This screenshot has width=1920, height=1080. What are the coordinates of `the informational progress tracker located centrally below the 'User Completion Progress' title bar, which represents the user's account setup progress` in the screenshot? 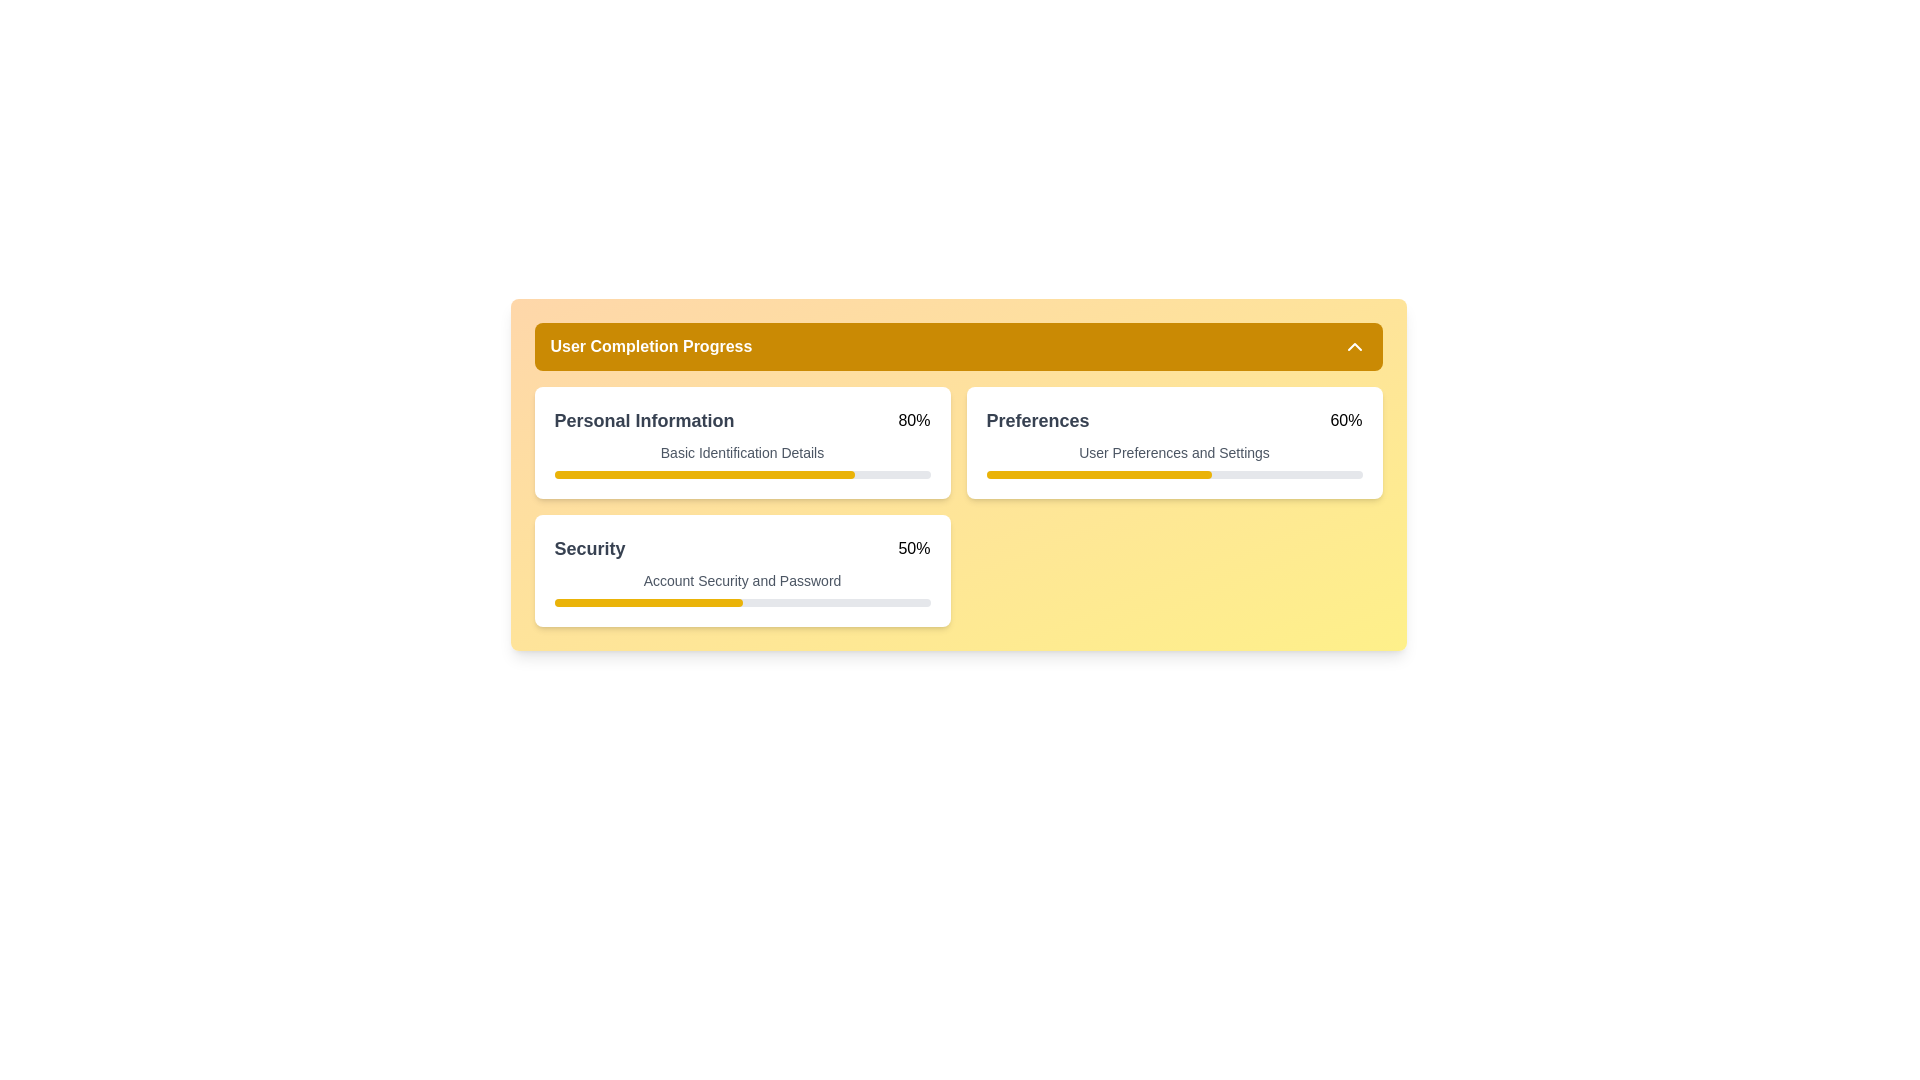 It's located at (957, 474).